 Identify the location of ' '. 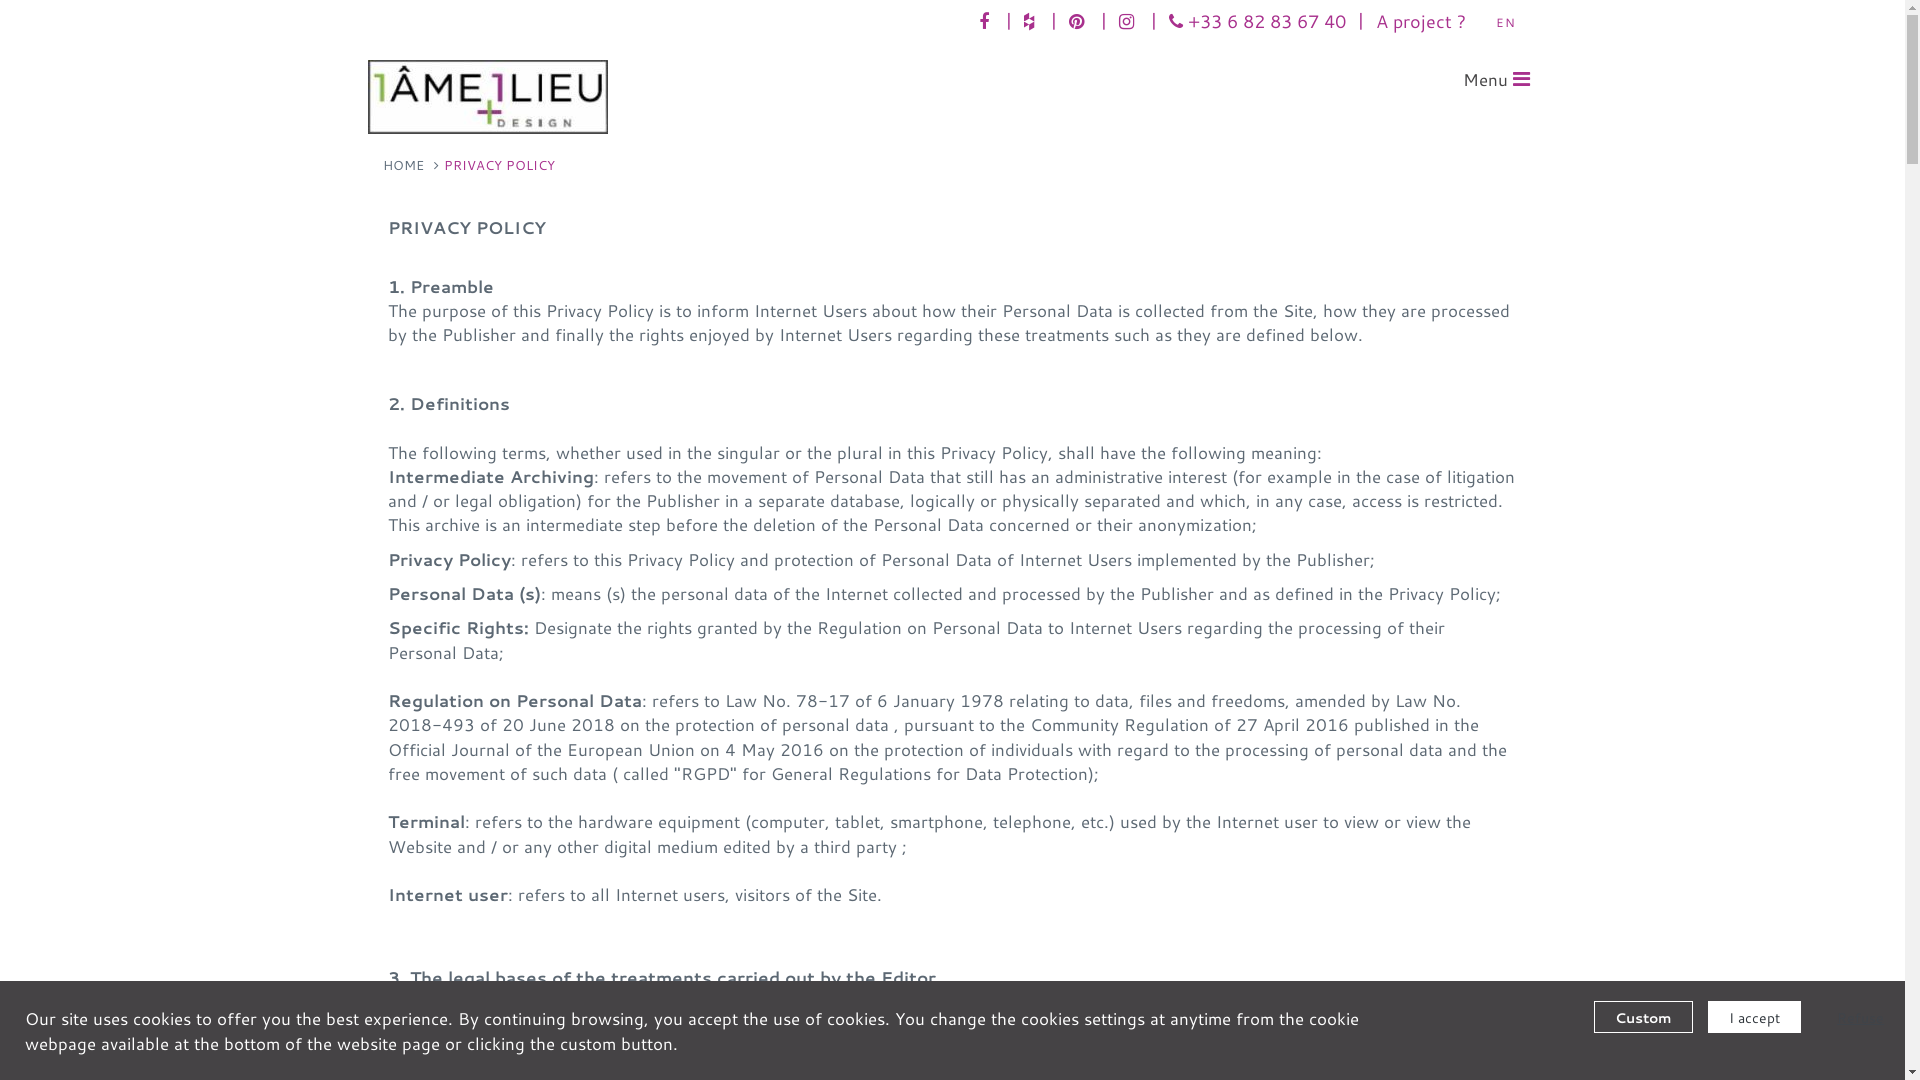
(1077, 20).